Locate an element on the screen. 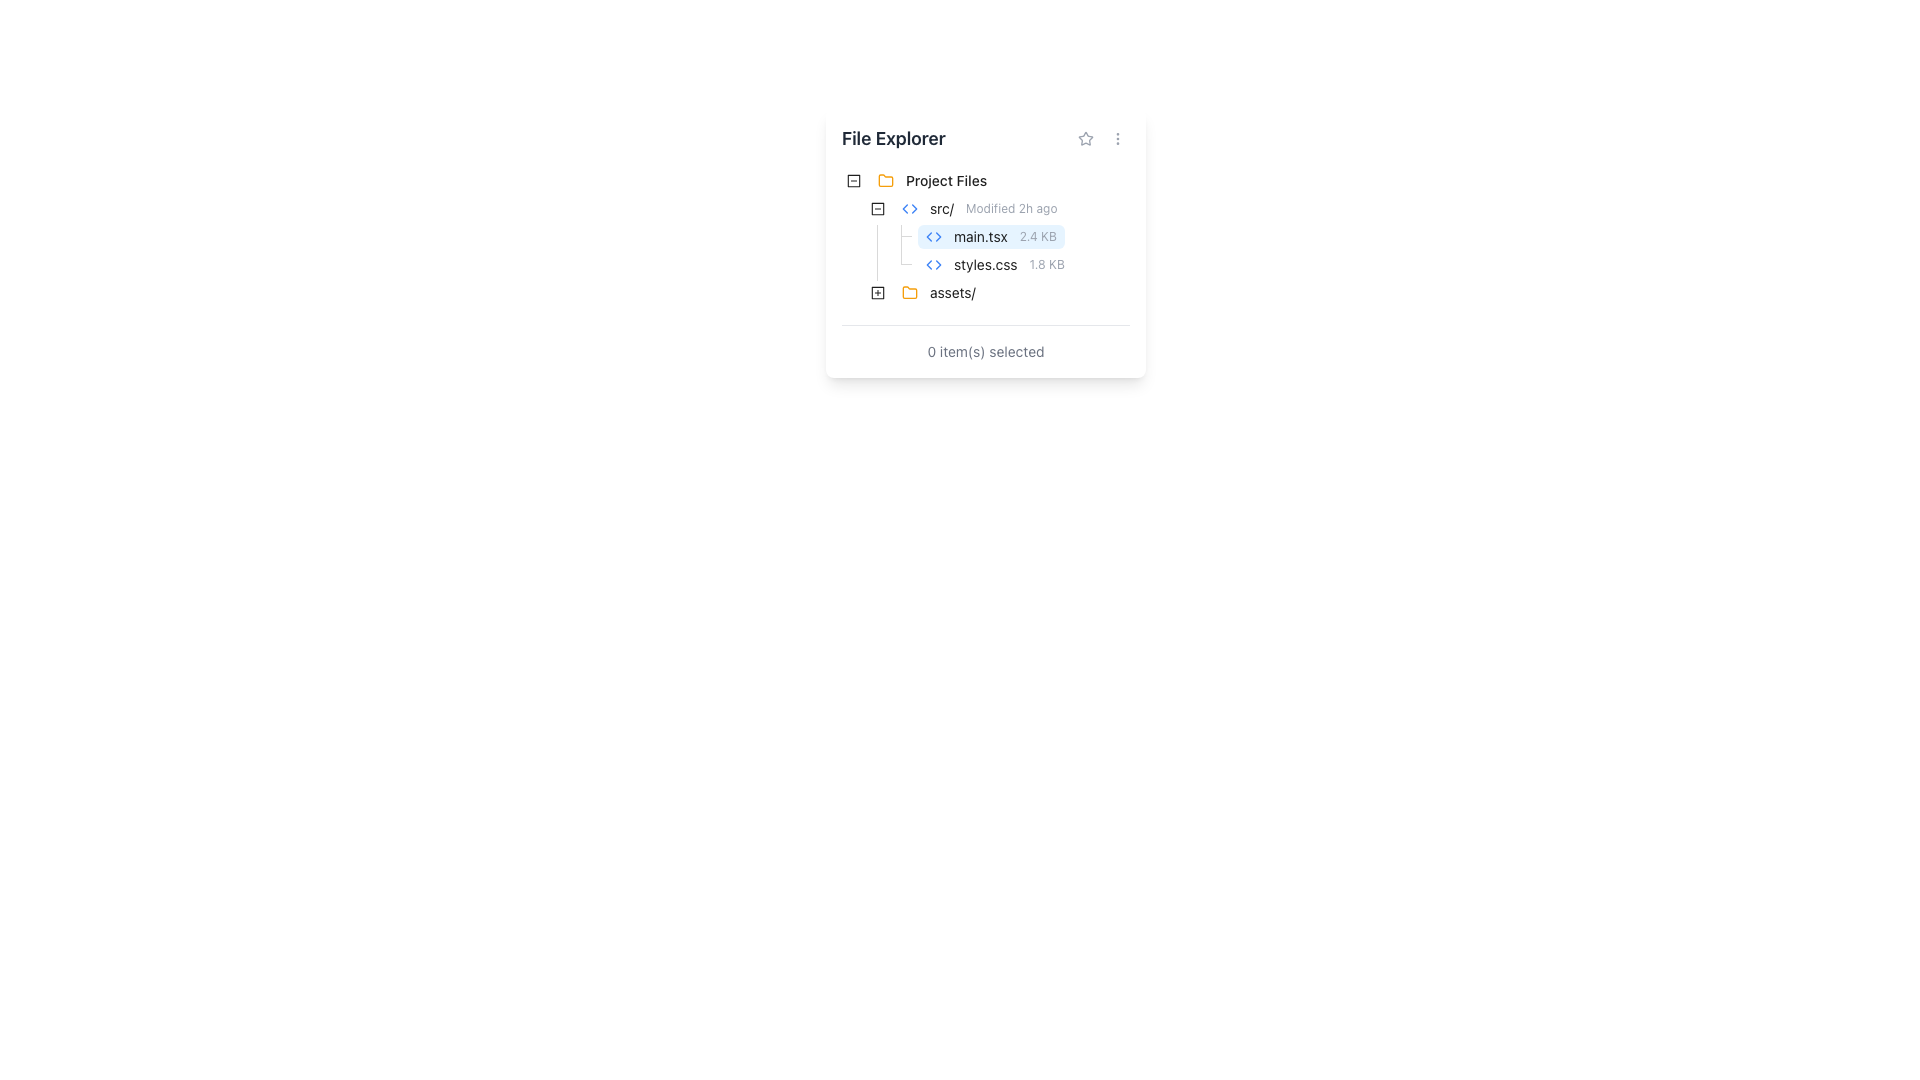  the 'Project Files' text label is located at coordinates (939, 181).